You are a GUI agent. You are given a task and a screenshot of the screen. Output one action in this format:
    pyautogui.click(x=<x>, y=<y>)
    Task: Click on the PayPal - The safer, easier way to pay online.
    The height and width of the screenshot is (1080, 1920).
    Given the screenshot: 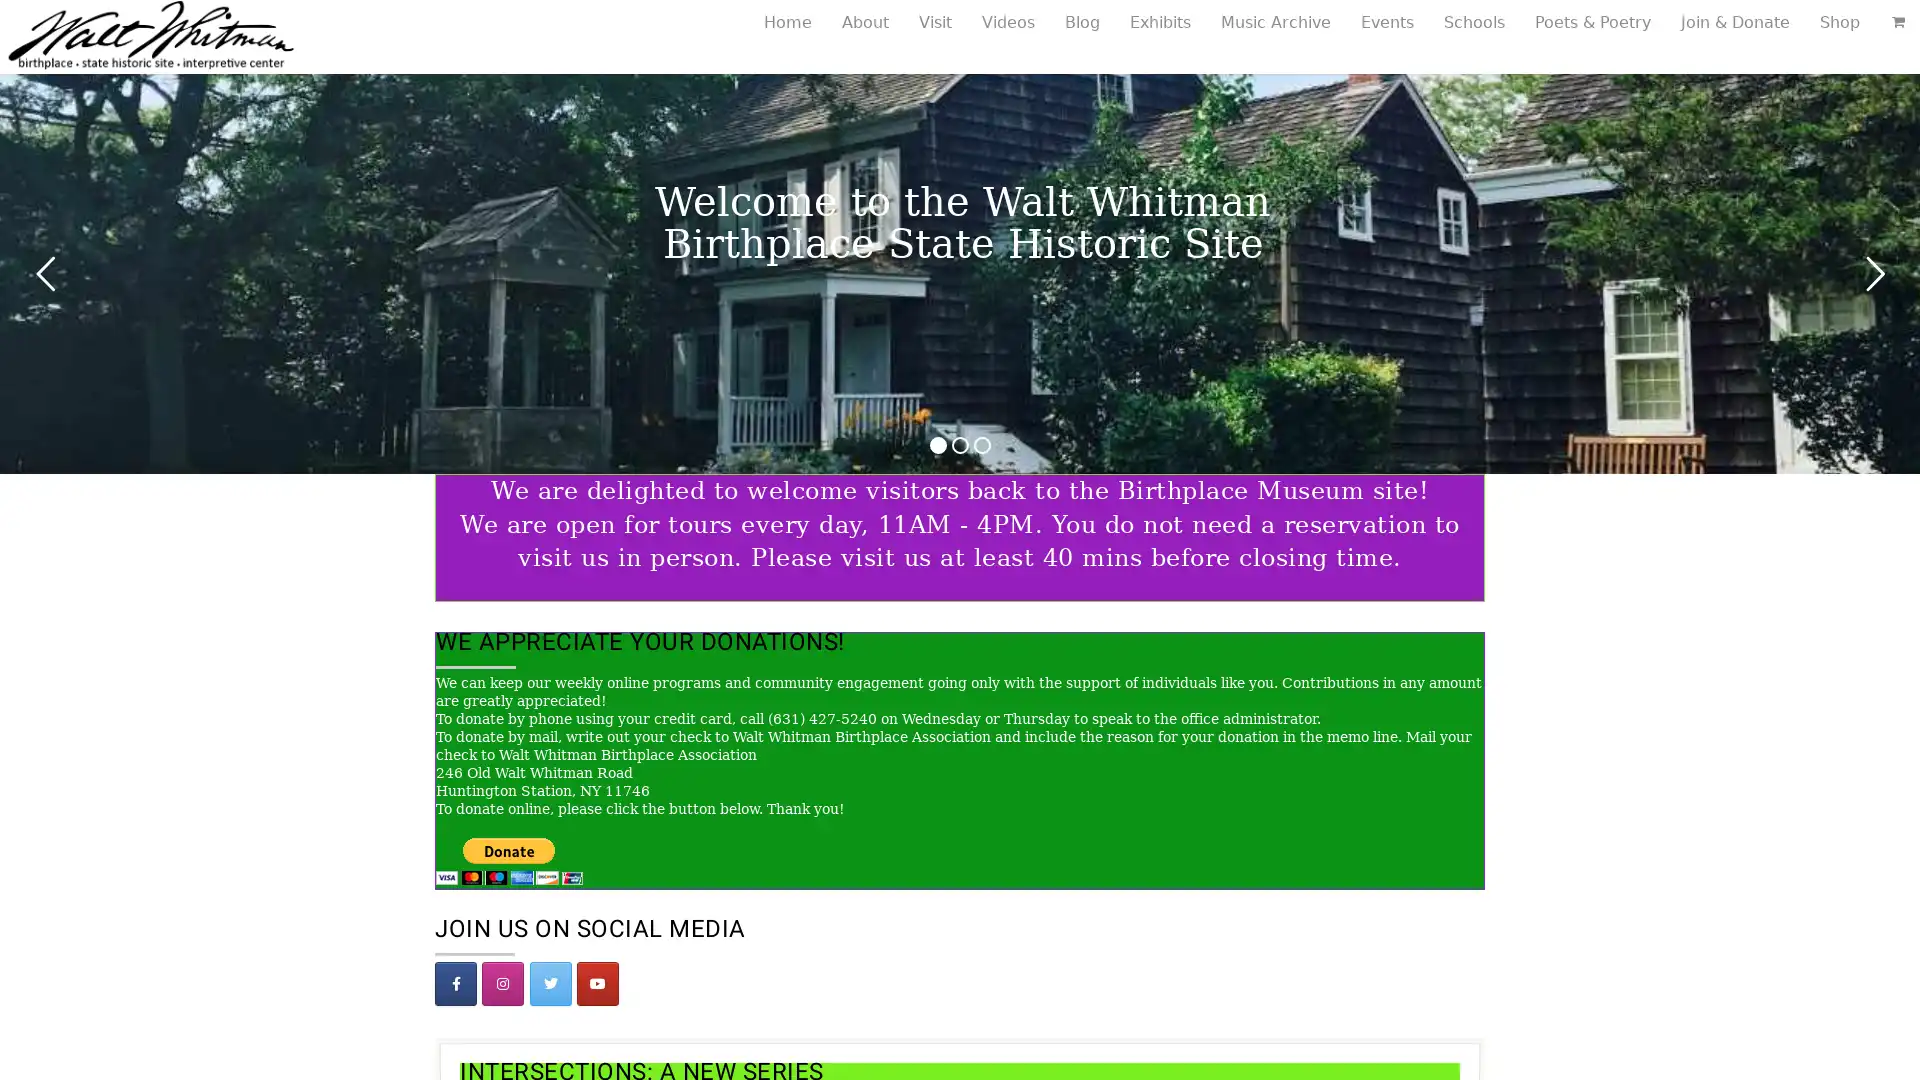 What is the action you would take?
    pyautogui.click(x=509, y=859)
    